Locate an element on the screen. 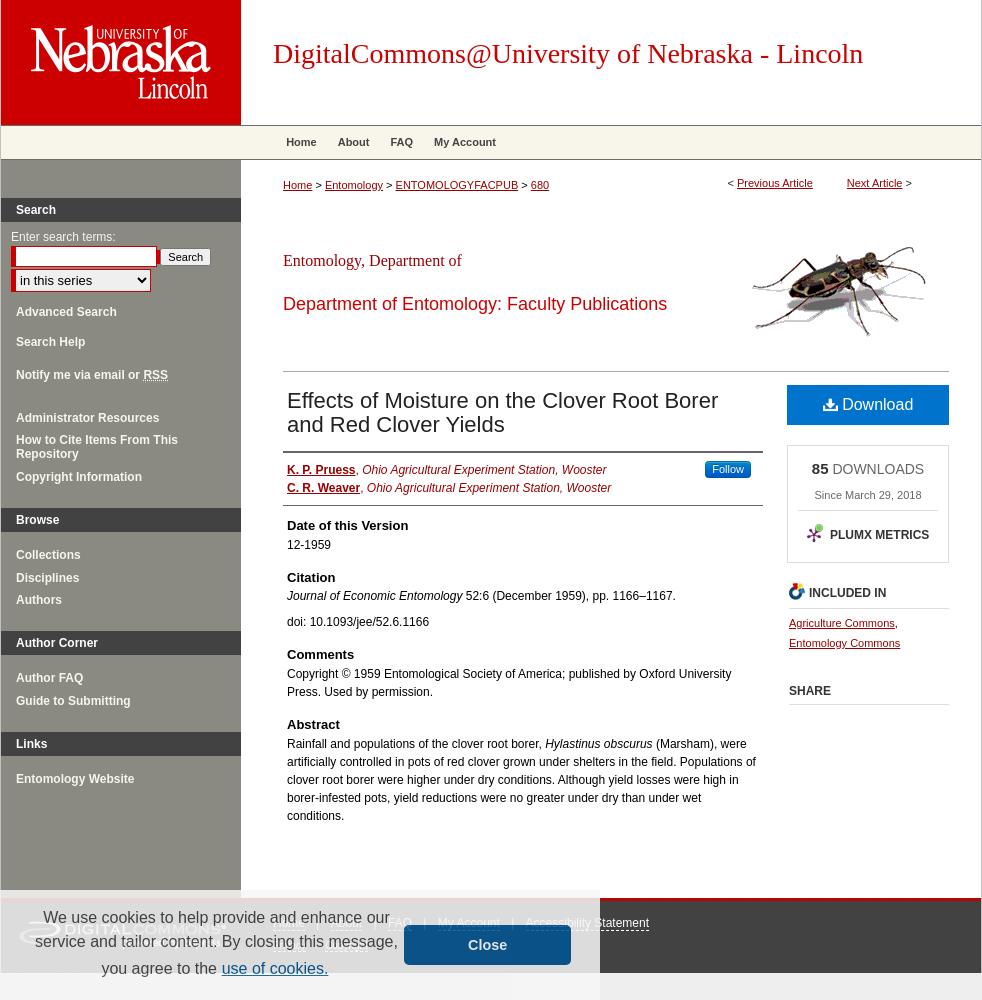 This screenshot has height=1000, width=982. 'C. R. Weaver' is located at coordinates (323, 487).